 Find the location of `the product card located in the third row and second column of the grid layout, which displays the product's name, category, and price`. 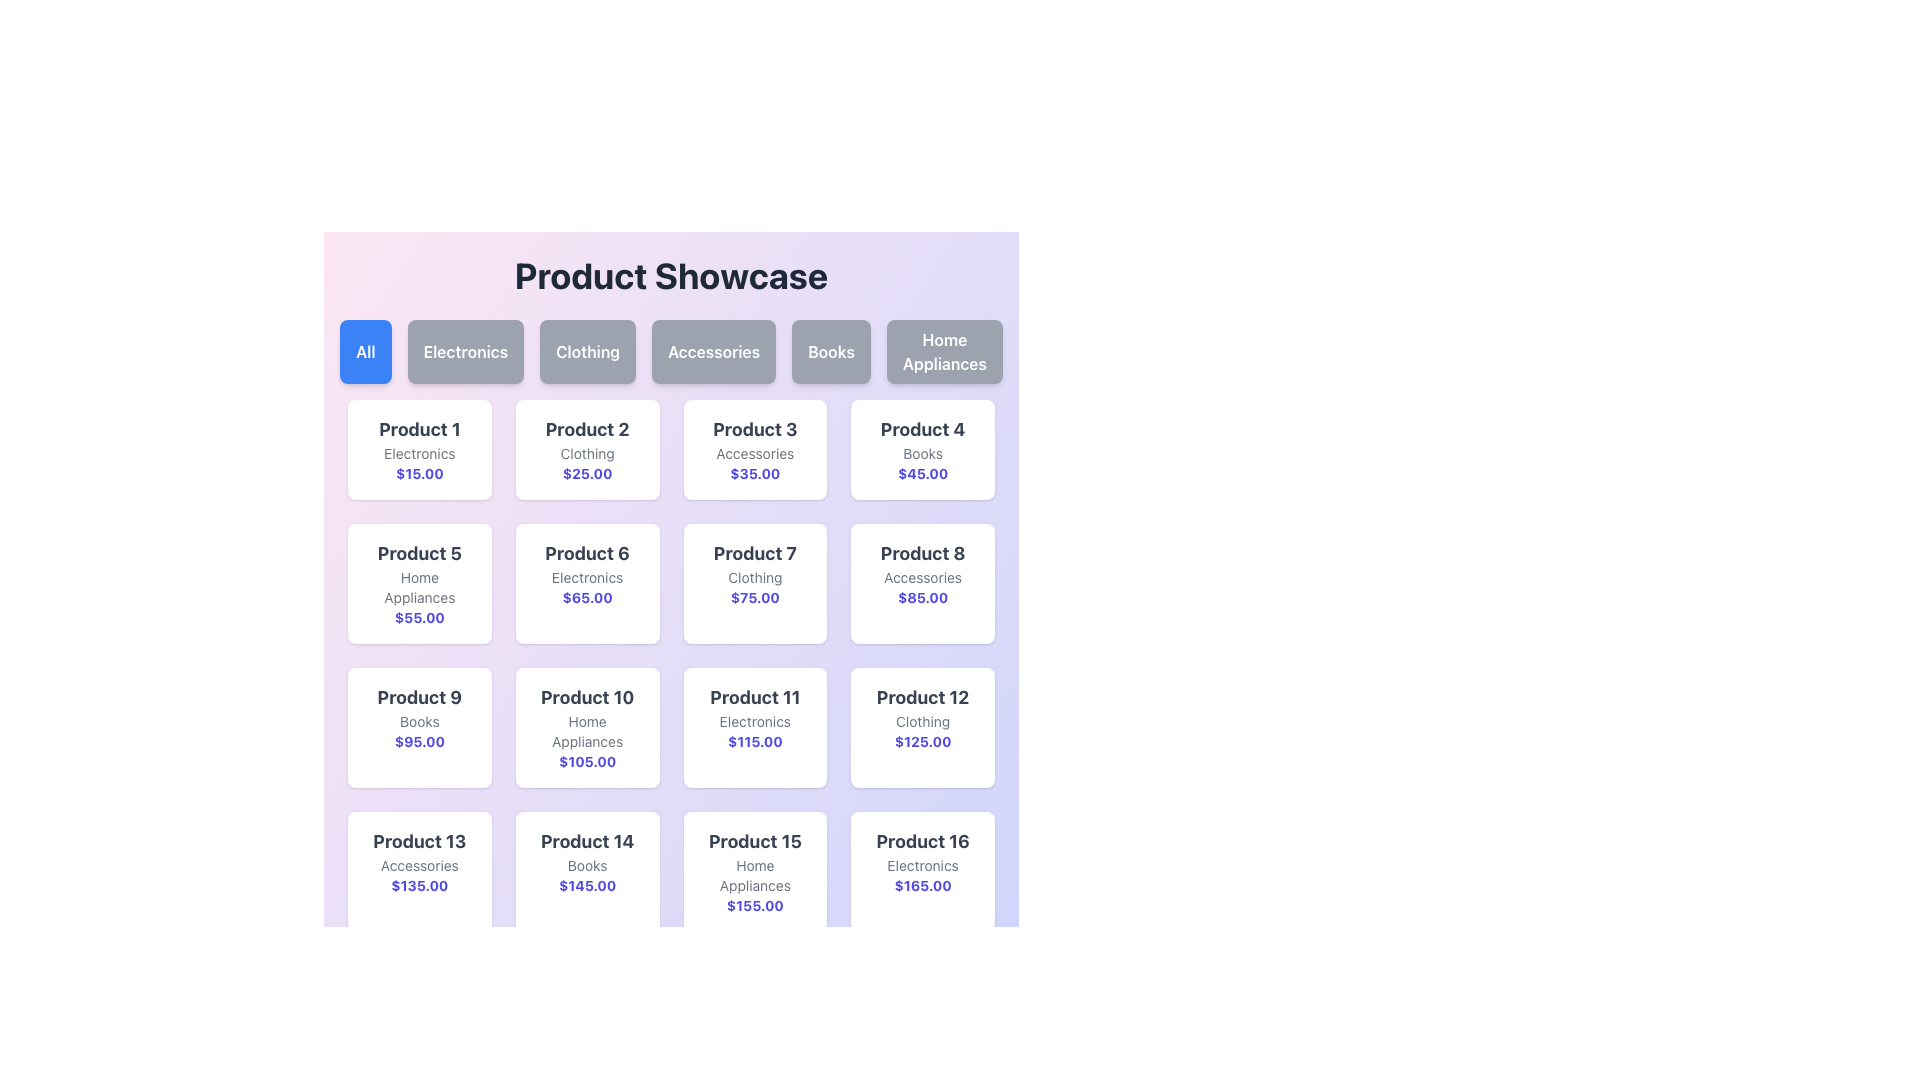

the product card located in the third row and second column of the grid layout, which displays the product's name, category, and price is located at coordinates (586, 728).